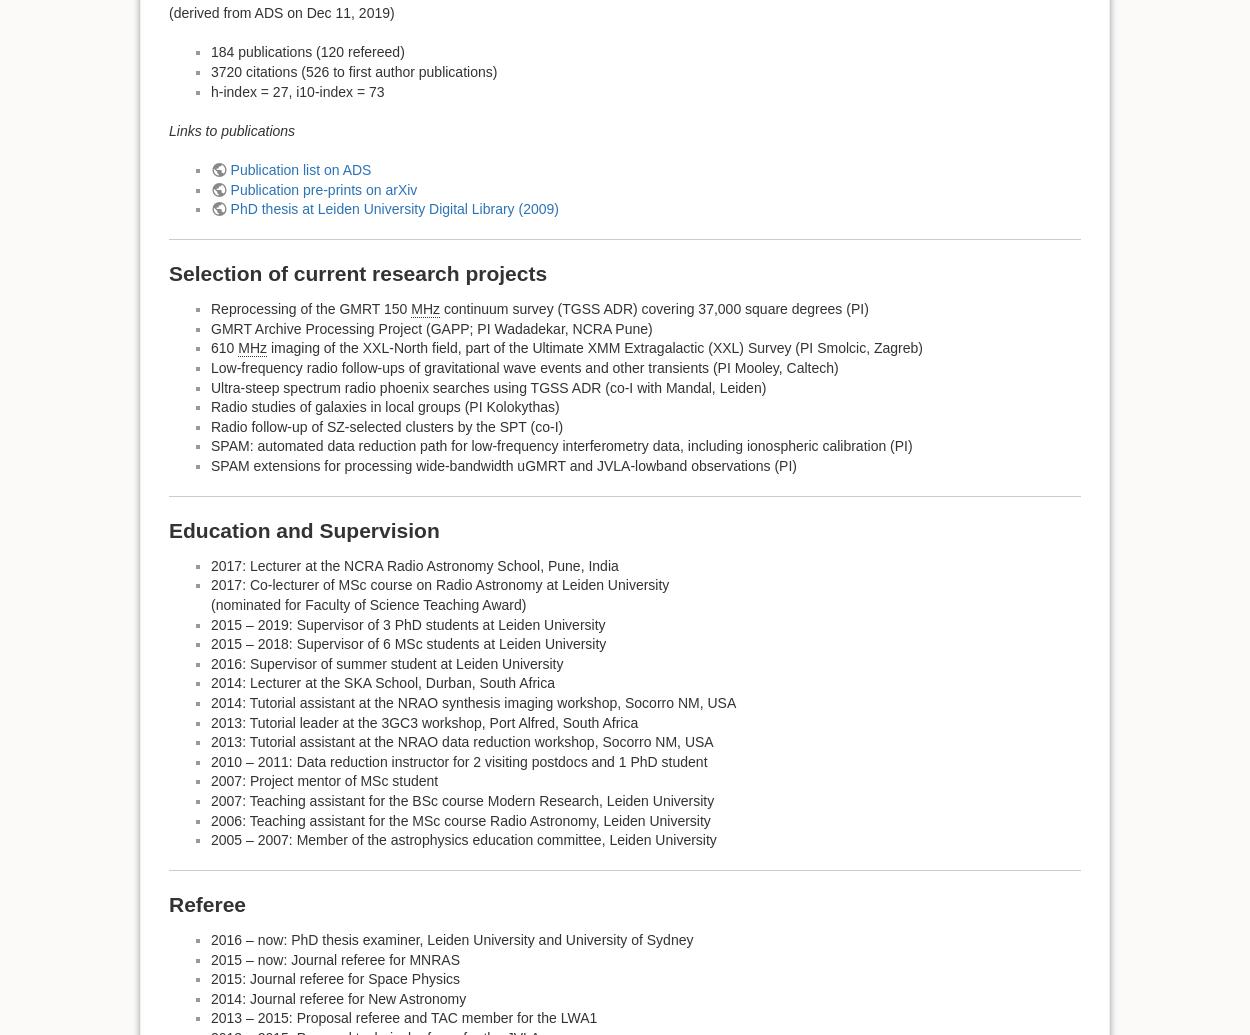 Image resolution: width=1250 pixels, height=1035 pixels. What do you see at coordinates (210, 780) in the screenshot?
I see `'2007: Project mentor of MSc student'` at bounding box center [210, 780].